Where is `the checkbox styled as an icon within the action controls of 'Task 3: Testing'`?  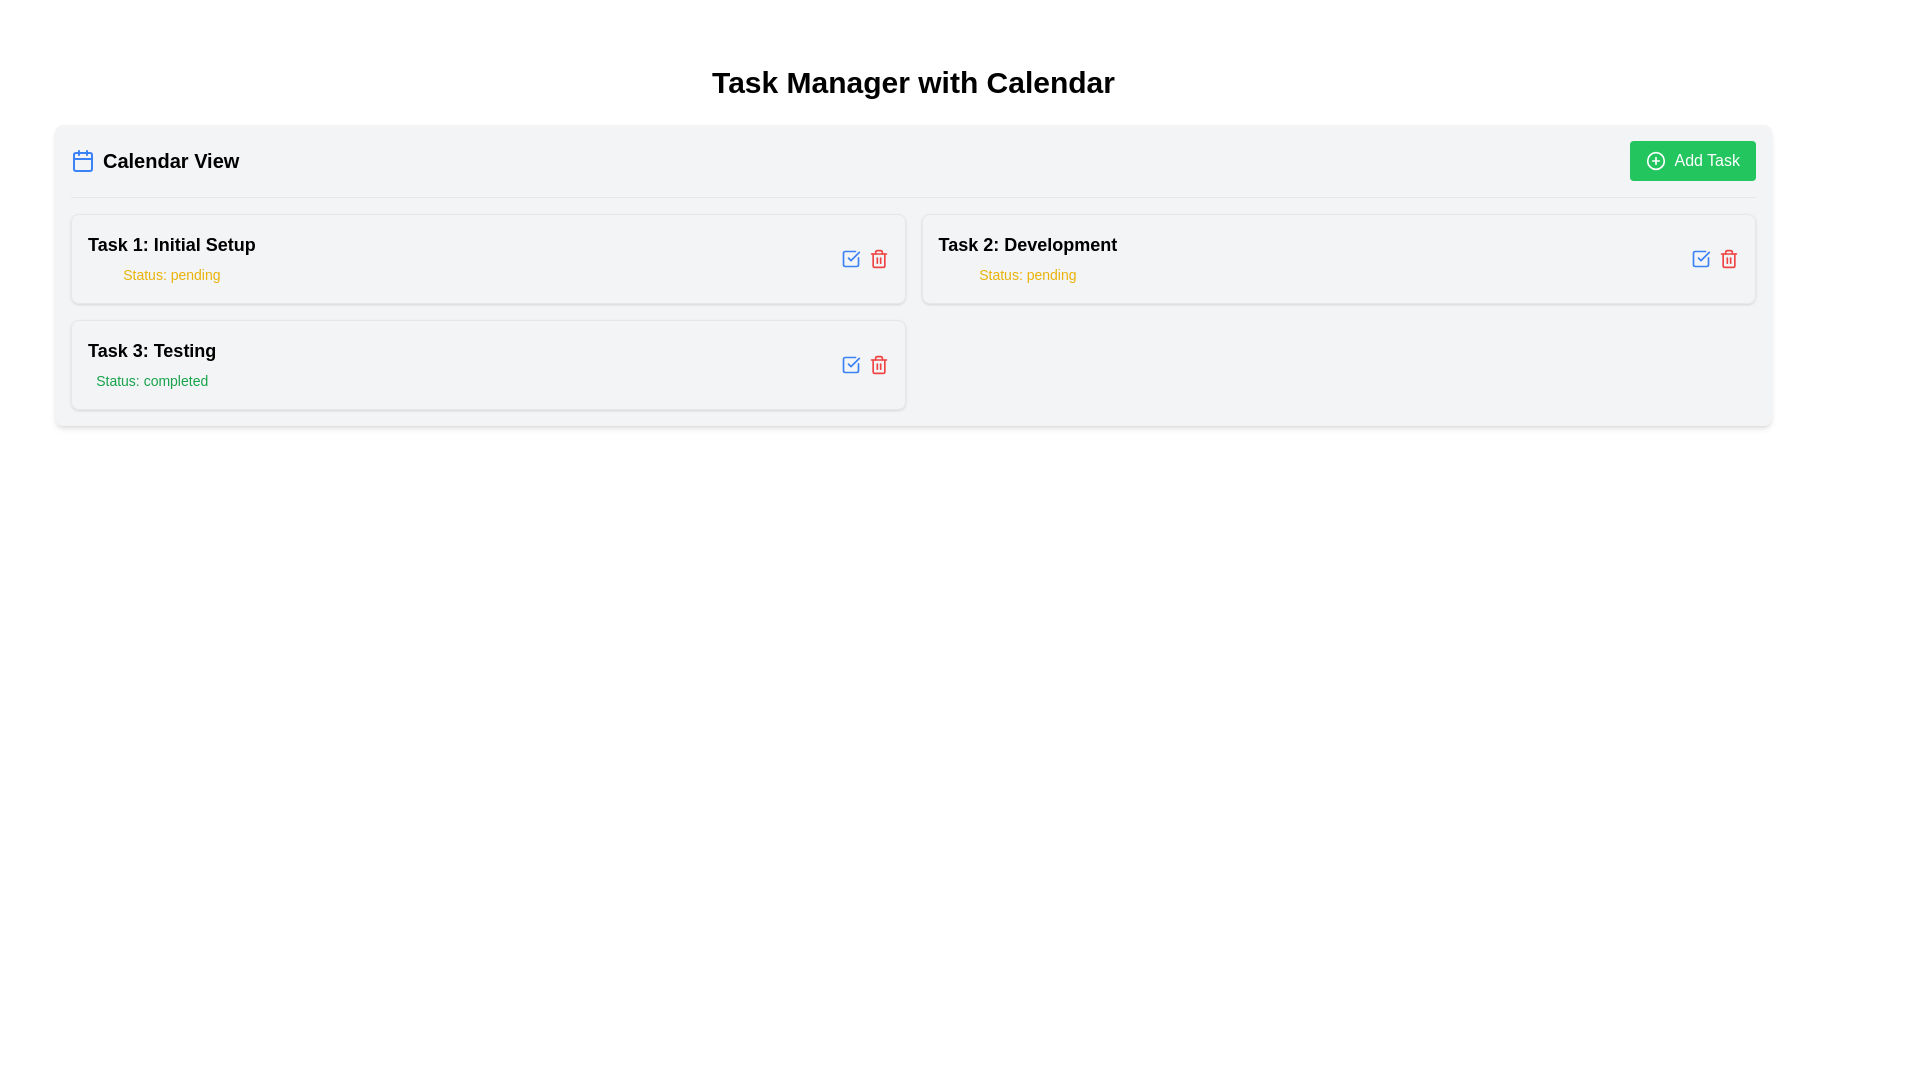 the checkbox styled as an icon within the action controls of 'Task 3: Testing' is located at coordinates (850, 257).